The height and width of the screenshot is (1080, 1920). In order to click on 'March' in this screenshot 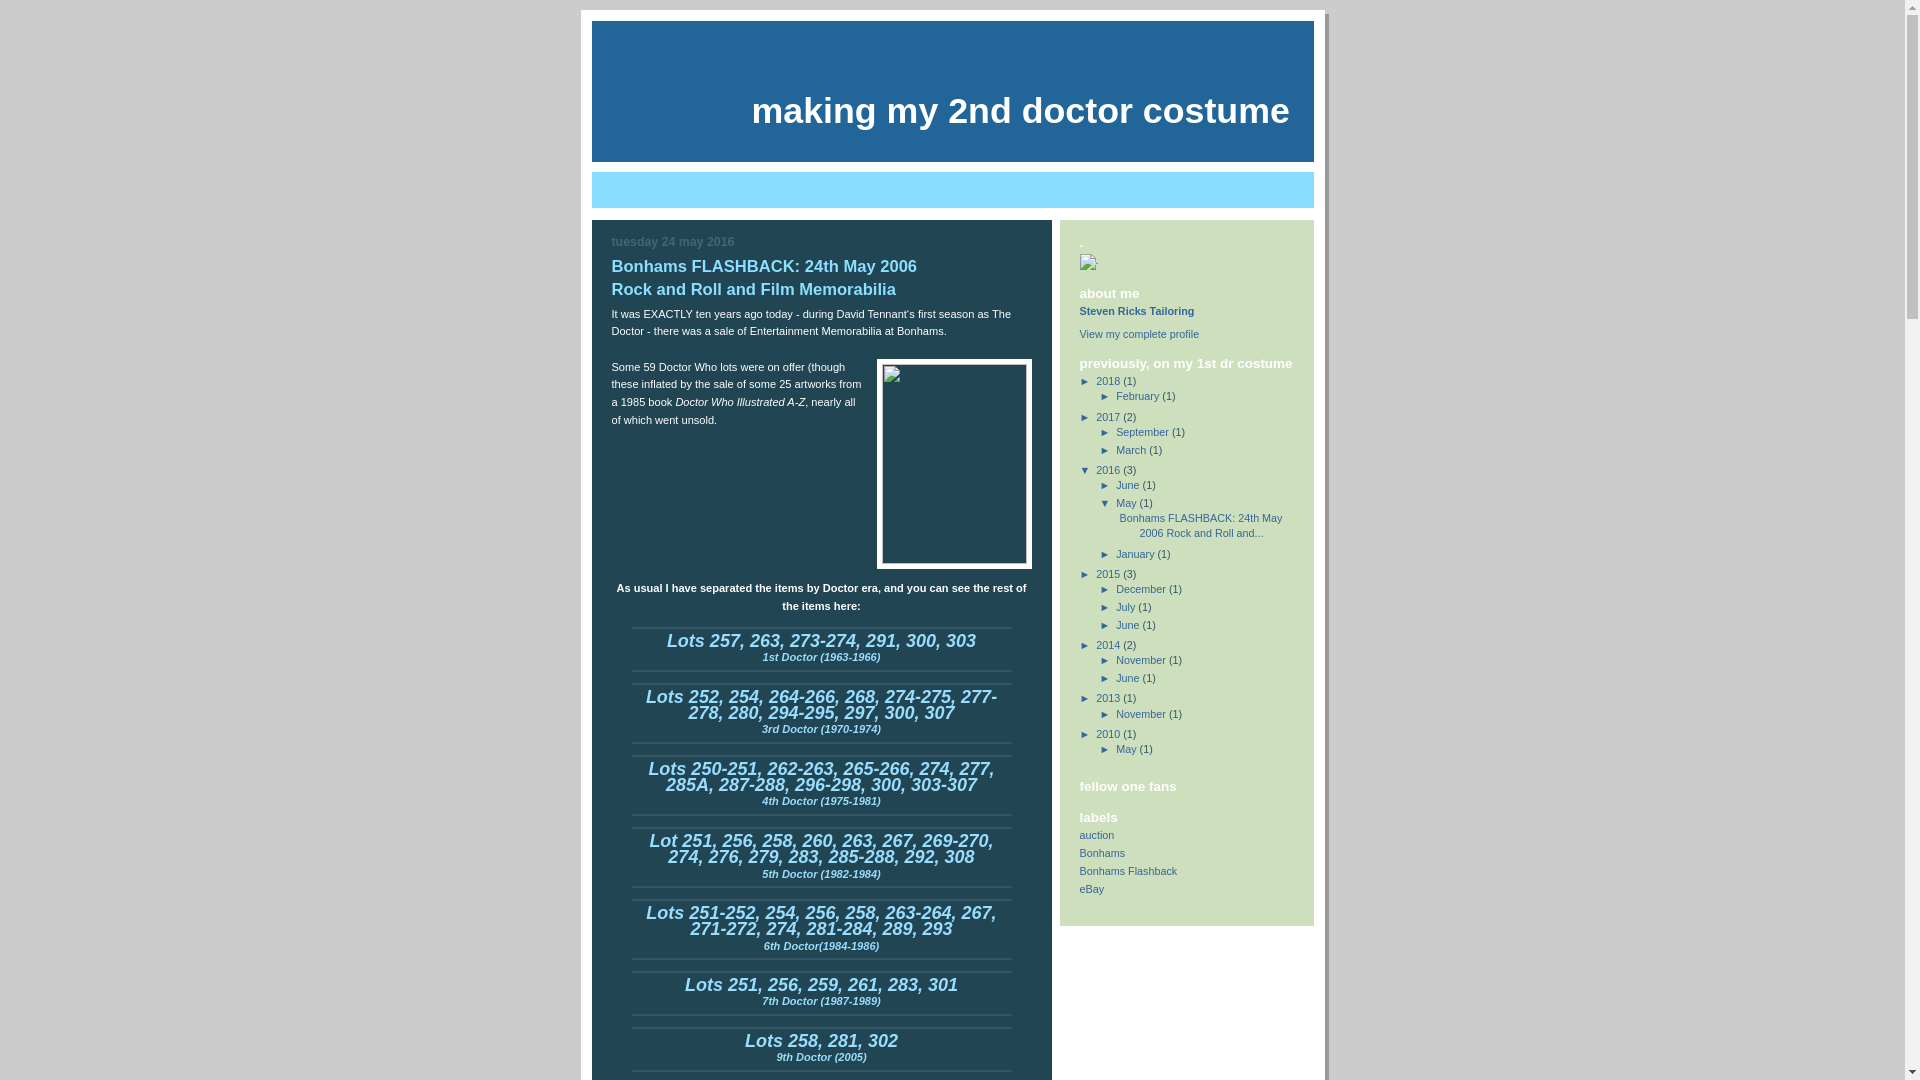, I will do `click(1132, 450)`.